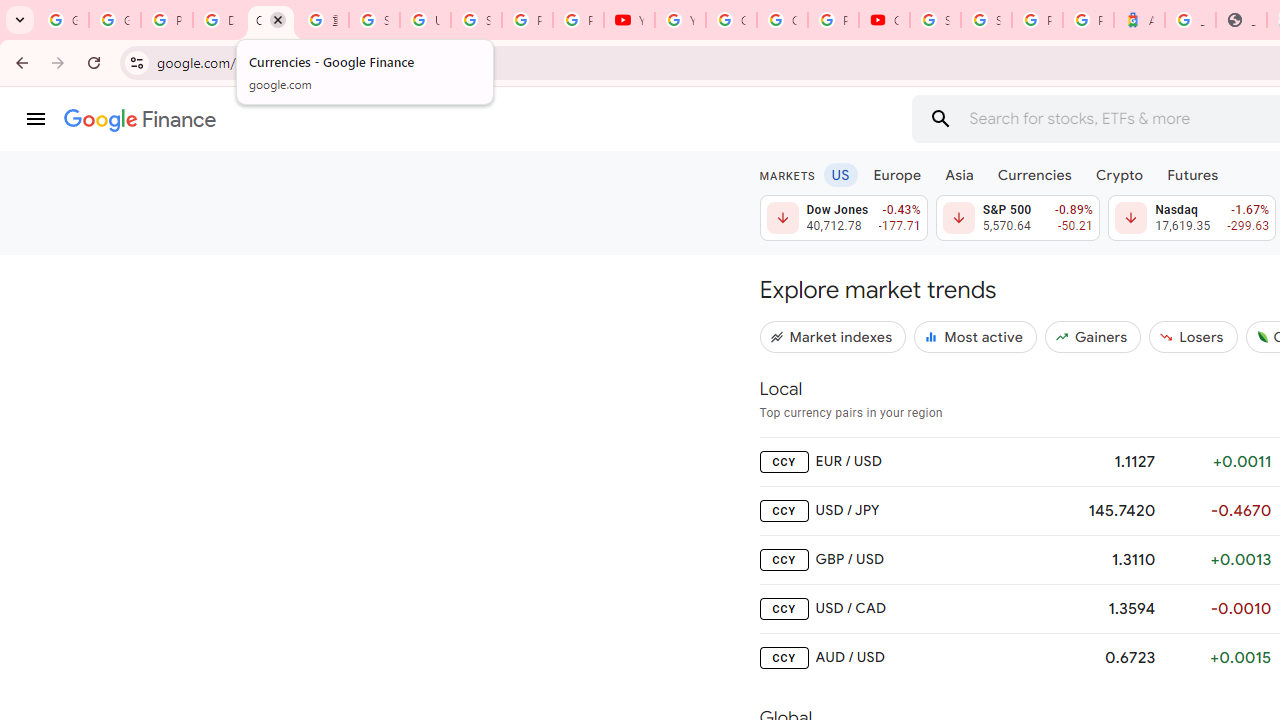 The image size is (1280, 720). What do you see at coordinates (35, 119) in the screenshot?
I see `'Main menu'` at bounding box center [35, 119].